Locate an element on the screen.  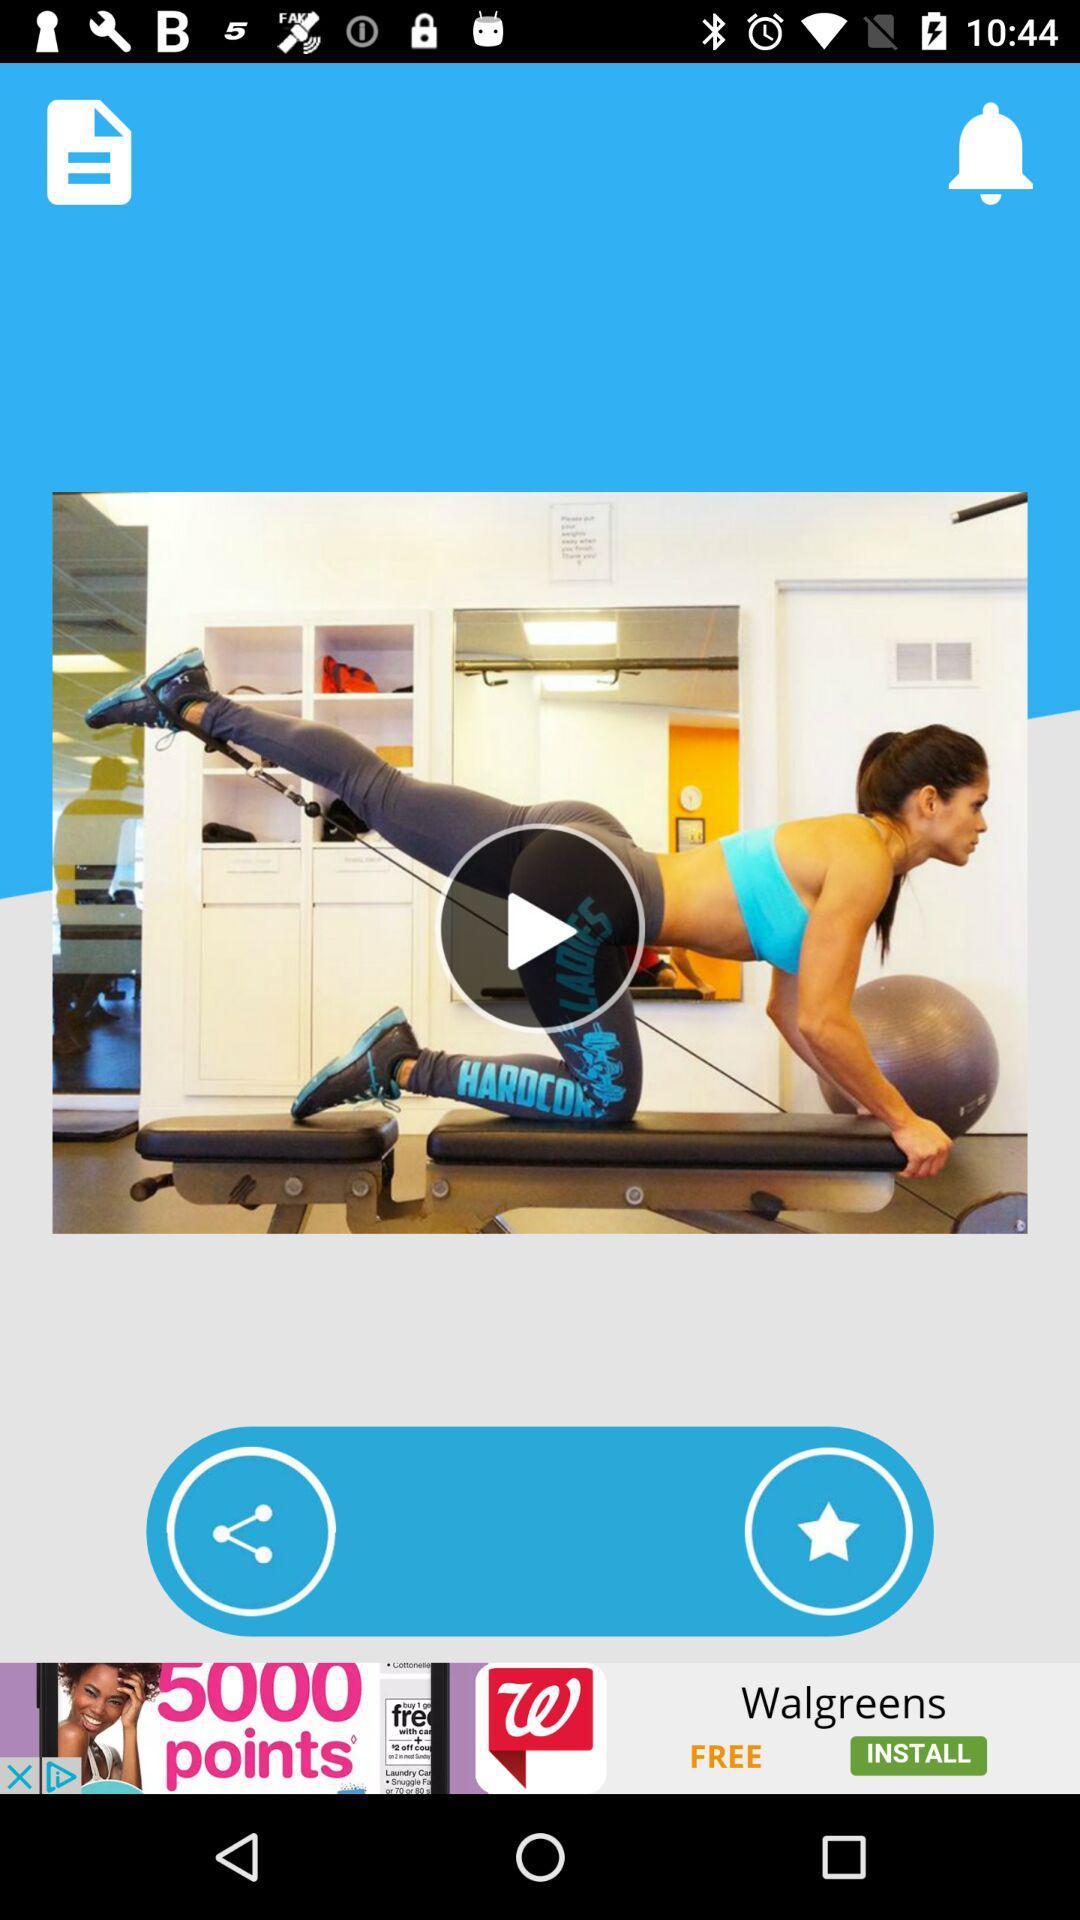
the share icon is located at coordinates (250, 1530).